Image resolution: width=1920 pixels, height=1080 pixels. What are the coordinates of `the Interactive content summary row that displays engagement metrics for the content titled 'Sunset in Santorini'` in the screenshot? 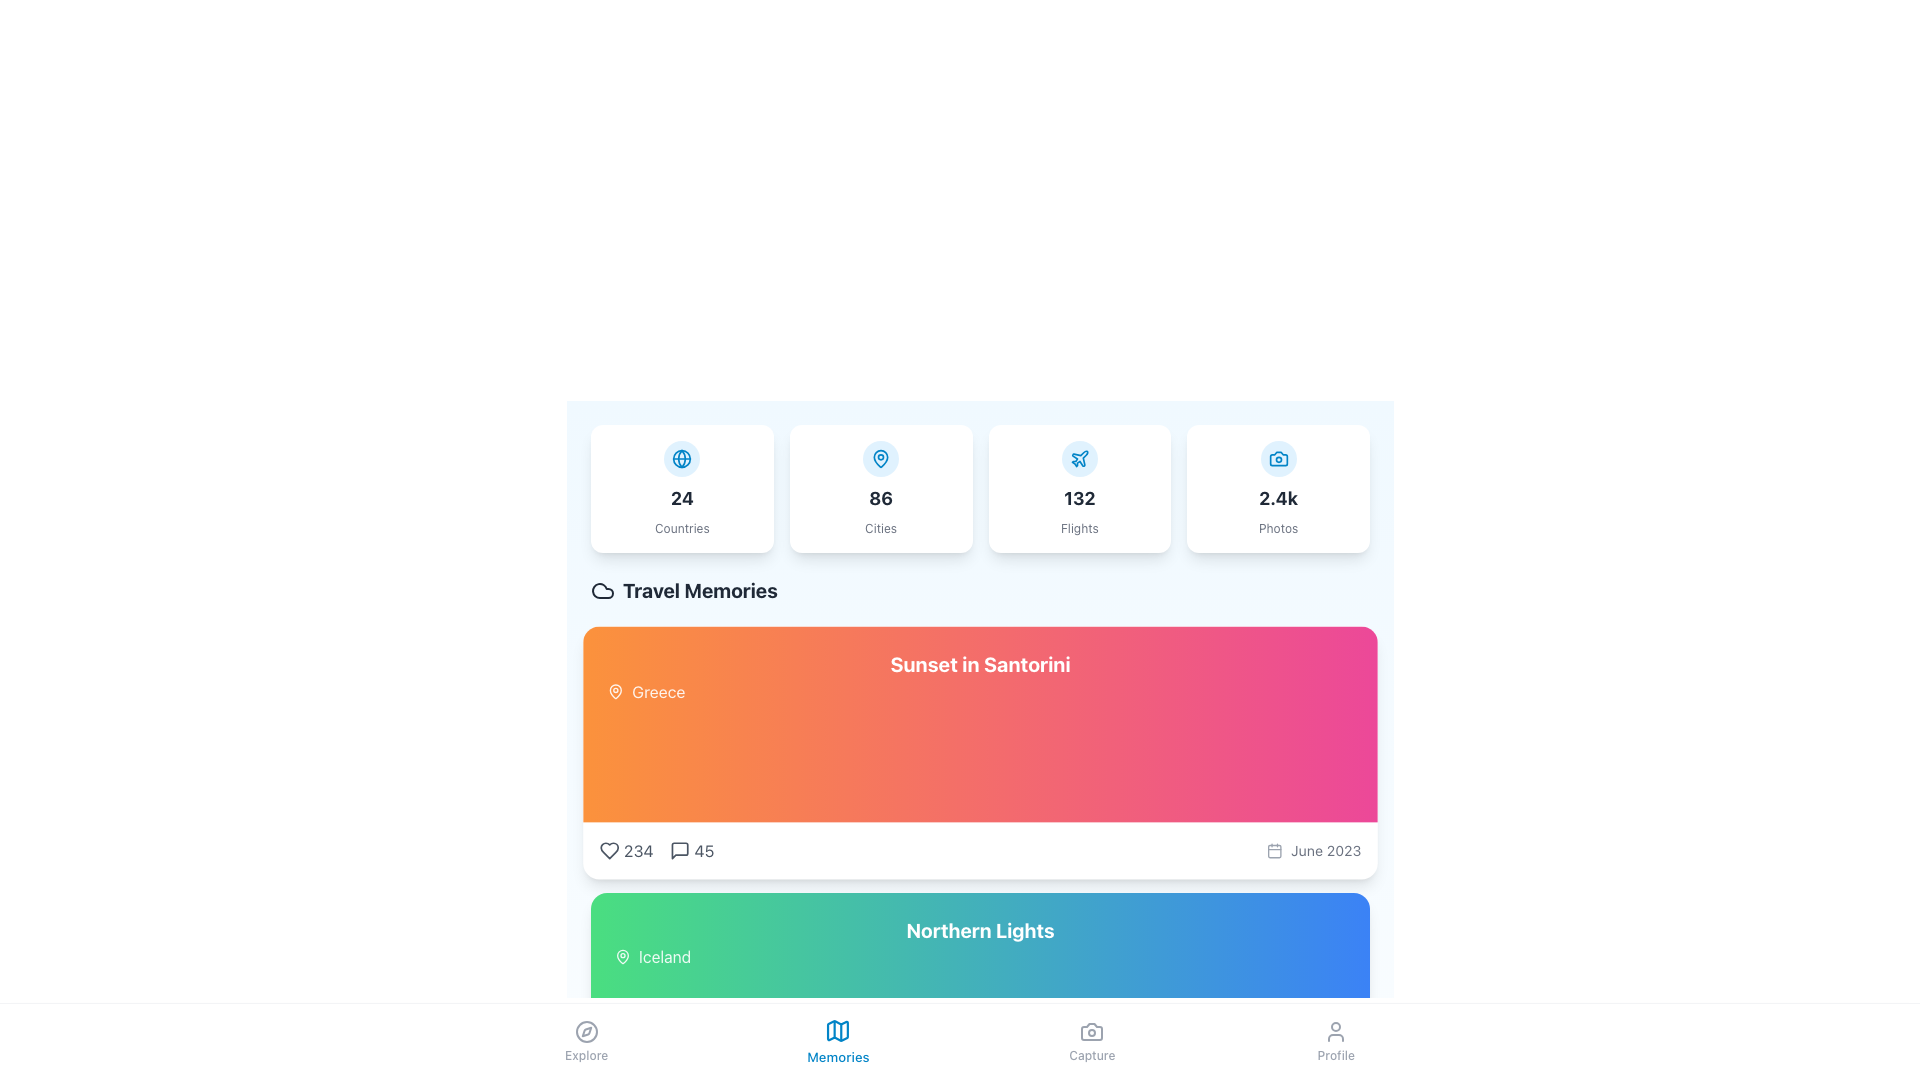 It's located at (980, 850).